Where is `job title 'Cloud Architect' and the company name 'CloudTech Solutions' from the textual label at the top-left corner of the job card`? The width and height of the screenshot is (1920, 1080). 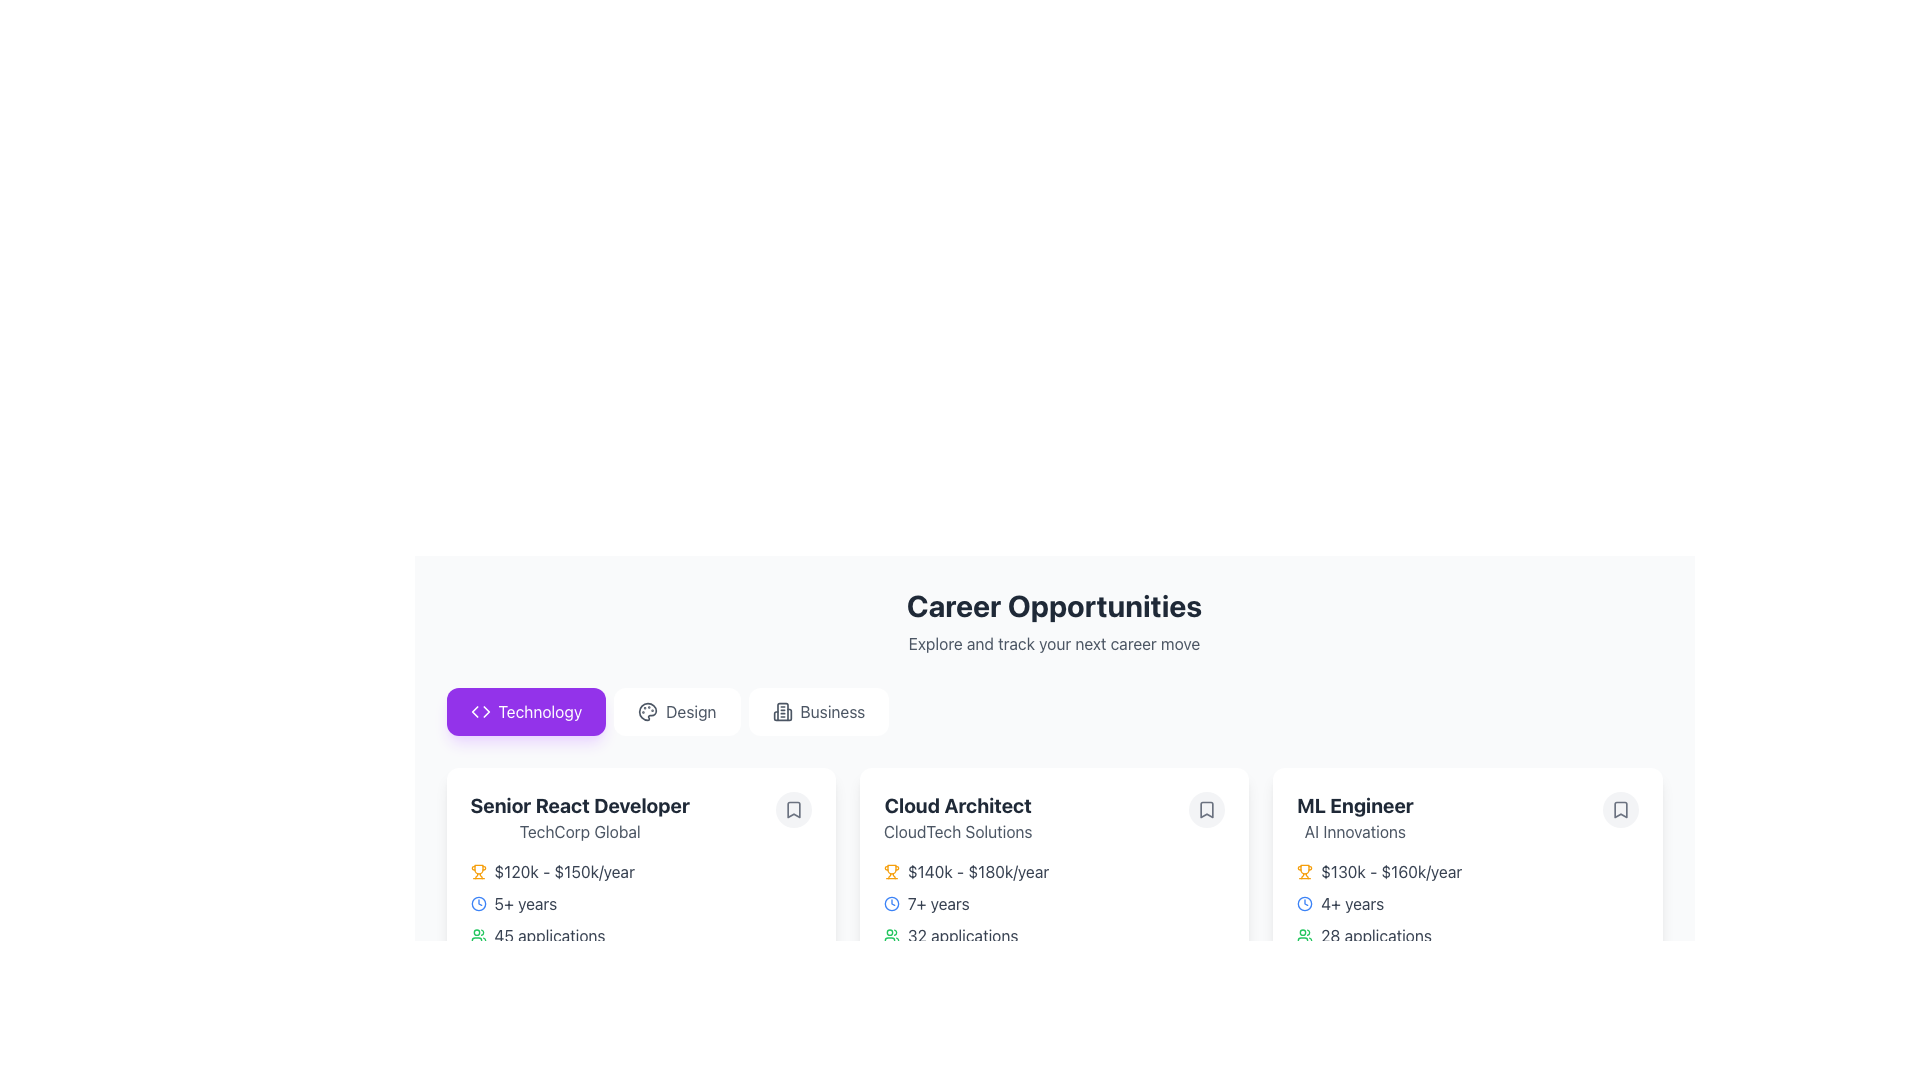 job title 'Cloud Architect' and the company name 'CloudTech Solutions' from the textual label at the top-left corner of the job card is located at coordinates (957, 817).